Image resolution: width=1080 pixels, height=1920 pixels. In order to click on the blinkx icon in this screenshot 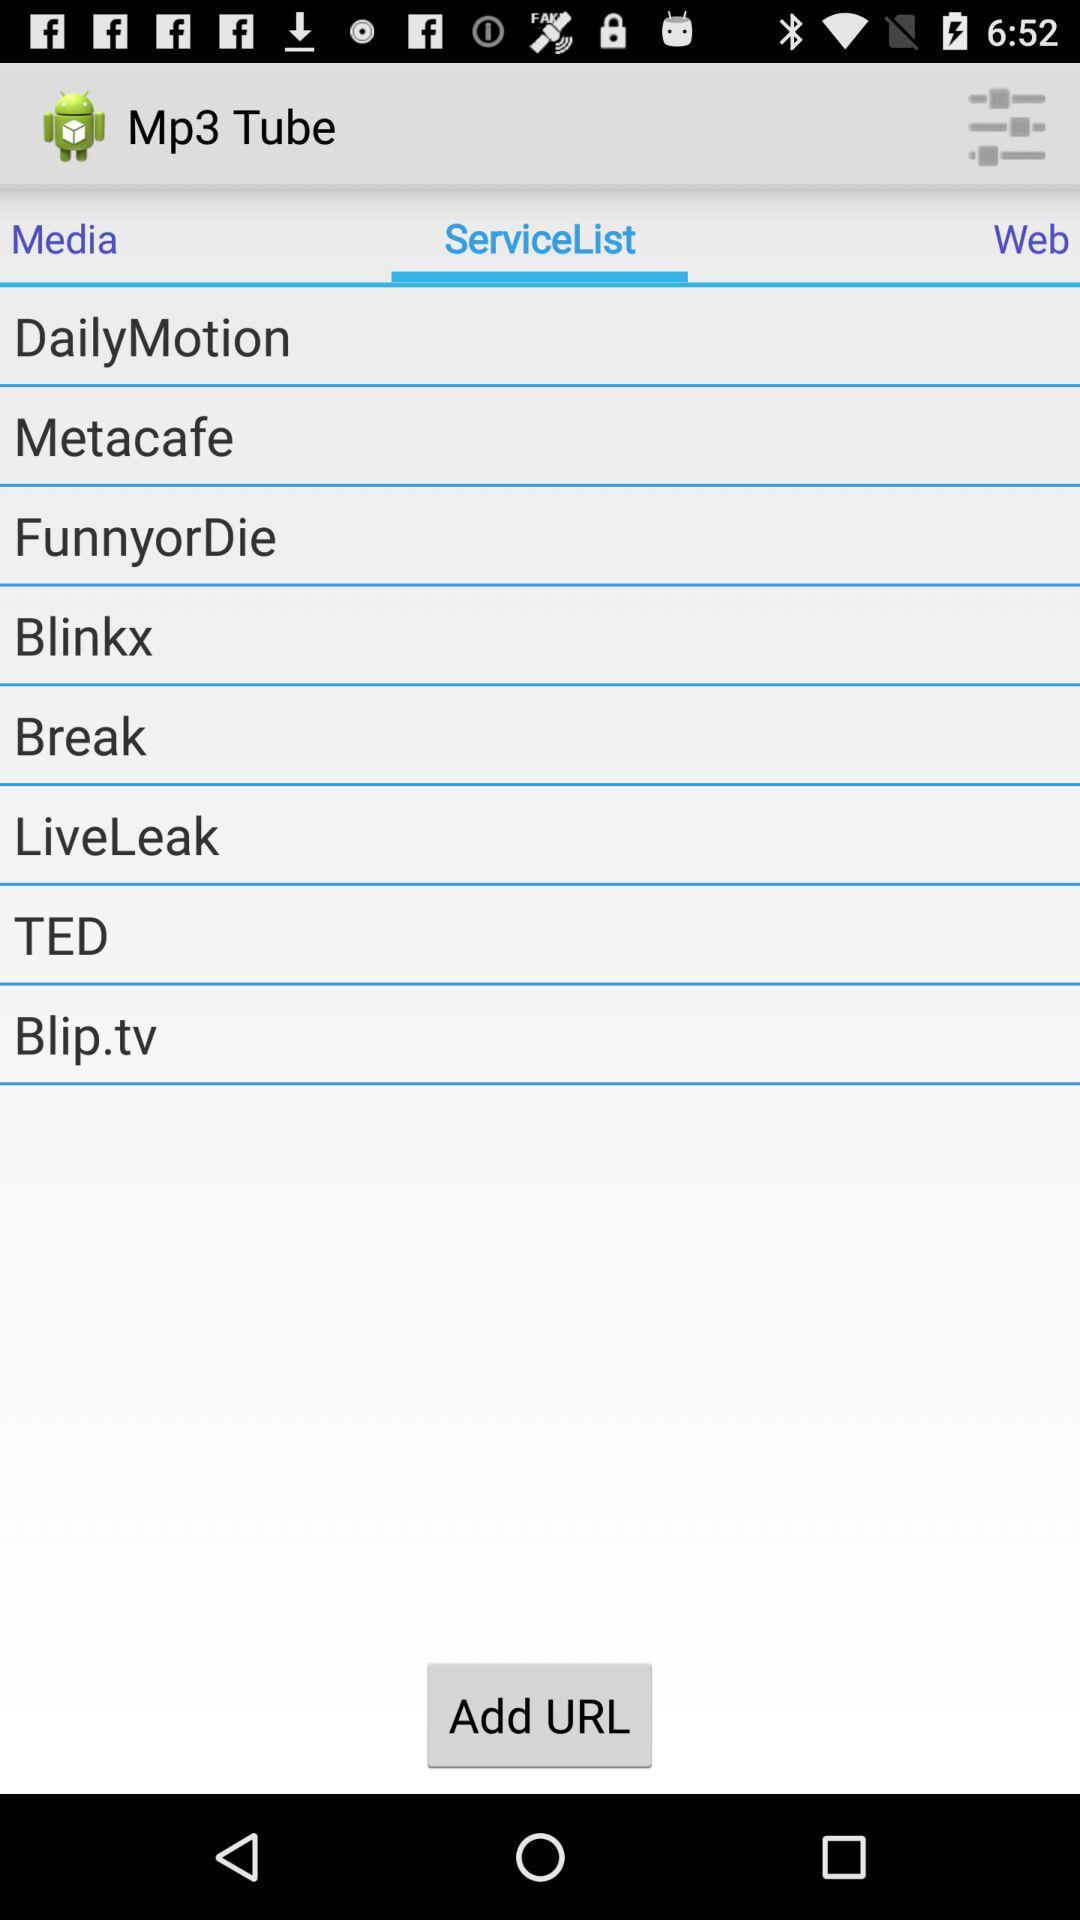, I will do `click(546, 633)`.